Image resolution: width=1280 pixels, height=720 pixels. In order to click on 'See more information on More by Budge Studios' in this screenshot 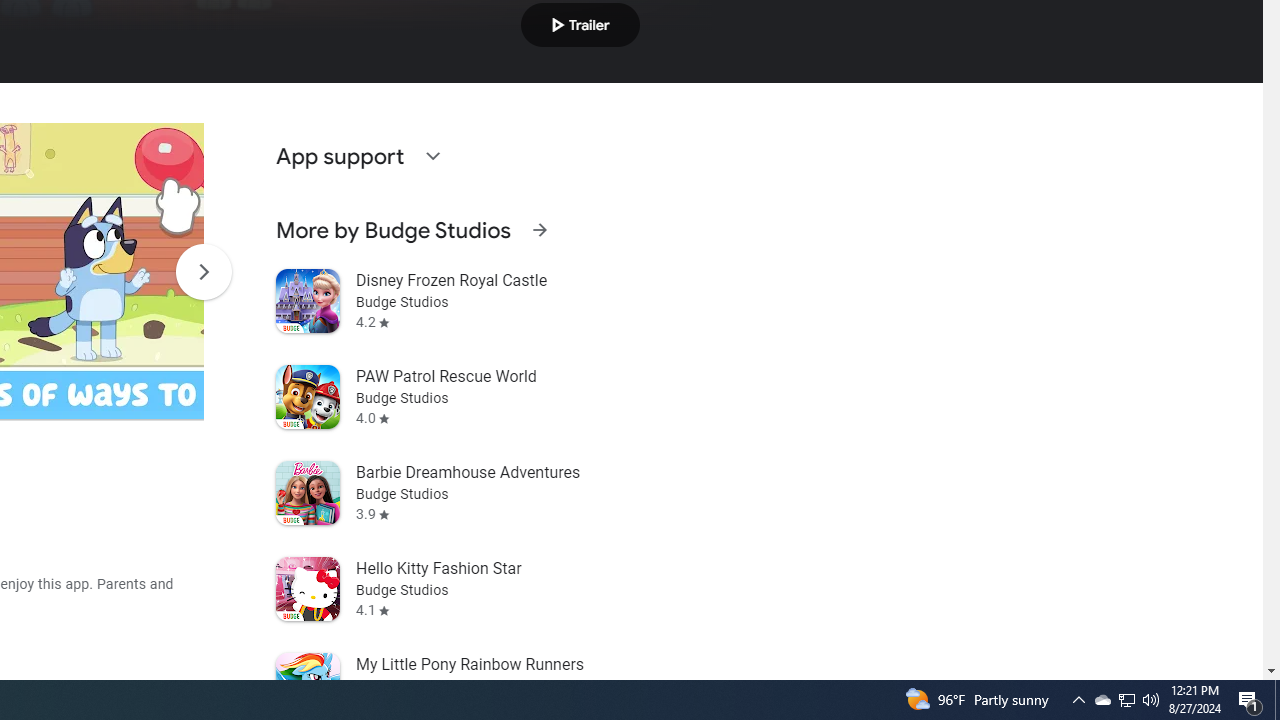, I will do `click(539, 229)`.